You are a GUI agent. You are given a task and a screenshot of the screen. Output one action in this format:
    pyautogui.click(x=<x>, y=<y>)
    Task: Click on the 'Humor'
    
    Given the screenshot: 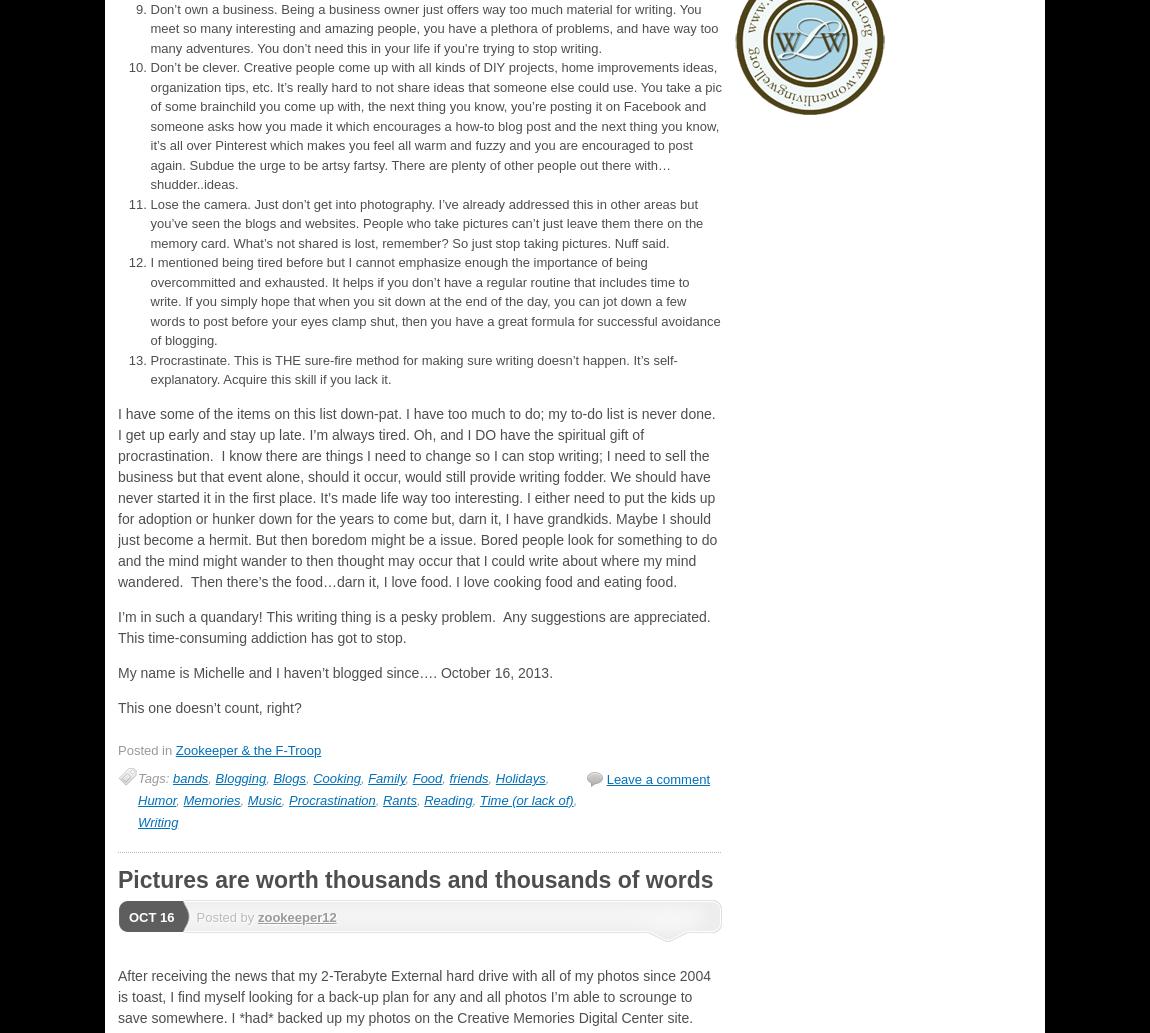 What is the action you would take?
    pyautogui.click(x=155, y=800)
    